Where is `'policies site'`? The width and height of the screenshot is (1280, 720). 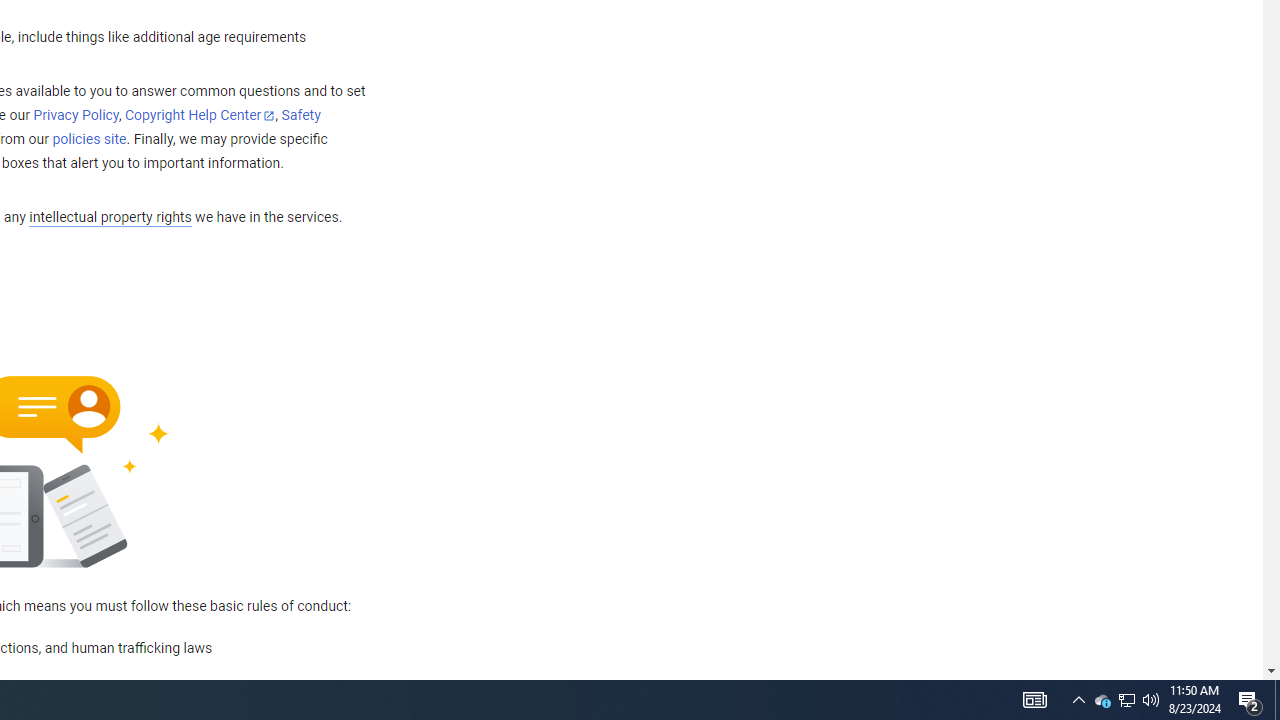
'policies site' is located at coordinates (88, 139).